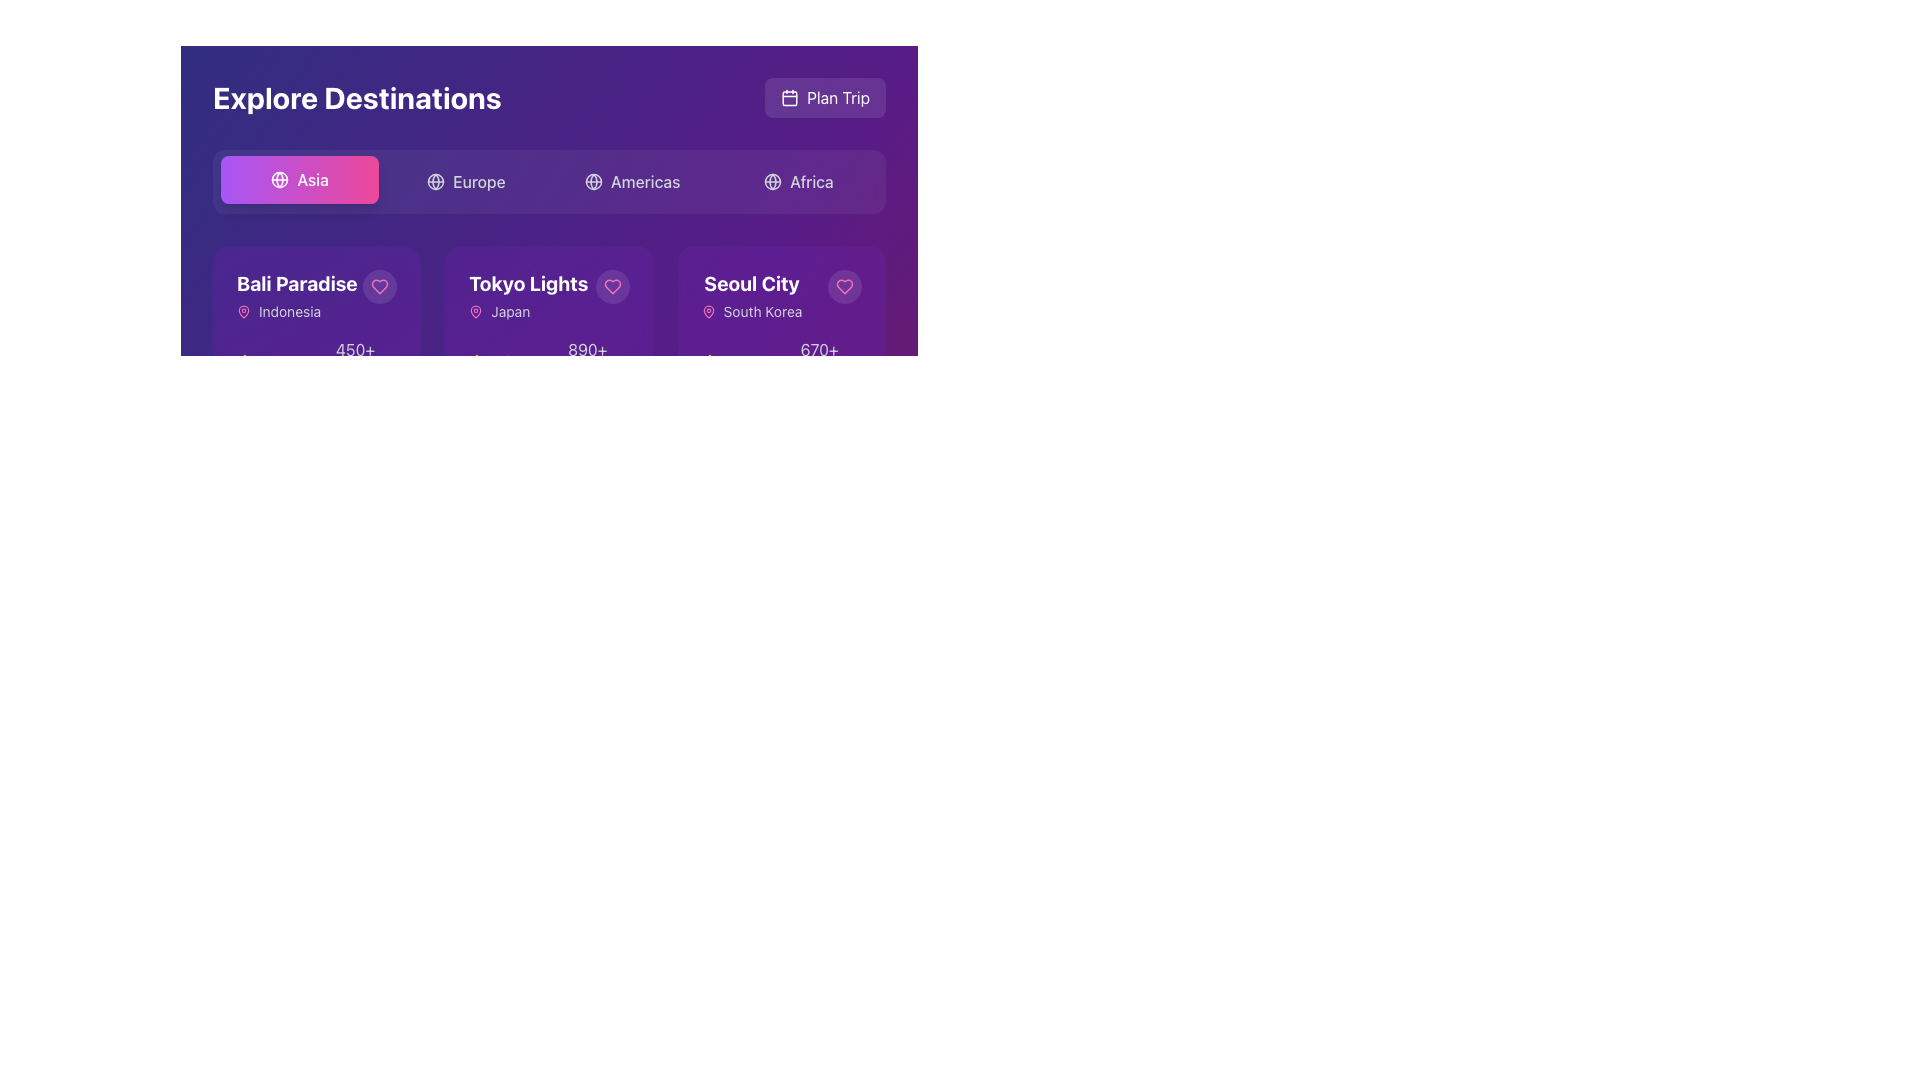 The height and width of the screenshot is (1080, 1920). What do you see at coordinates (771, 181) in the screenshot?
I see `the 'Africa' button represented by the globe icon, which is the fourth item in the horizontal list at the top central area of the interface` at bounding box center [771, 181].